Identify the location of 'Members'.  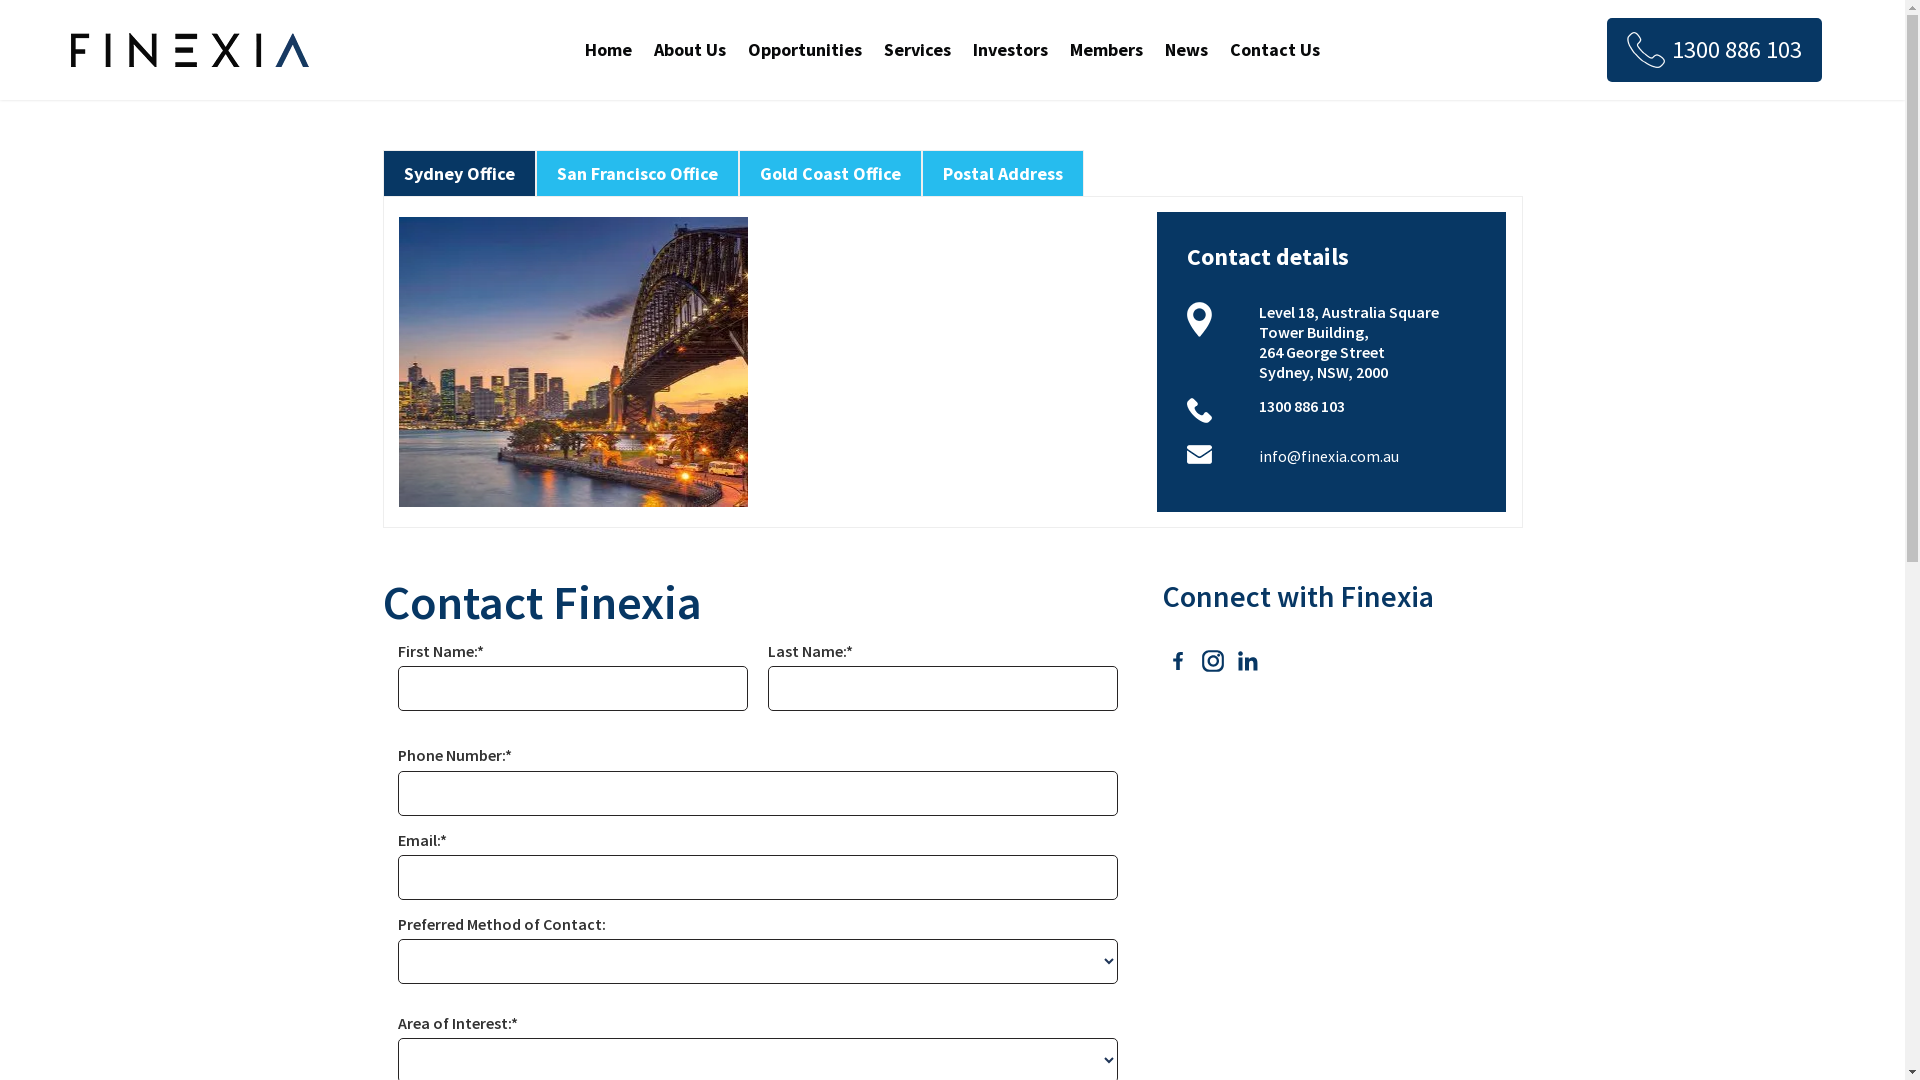
(1105, 49).